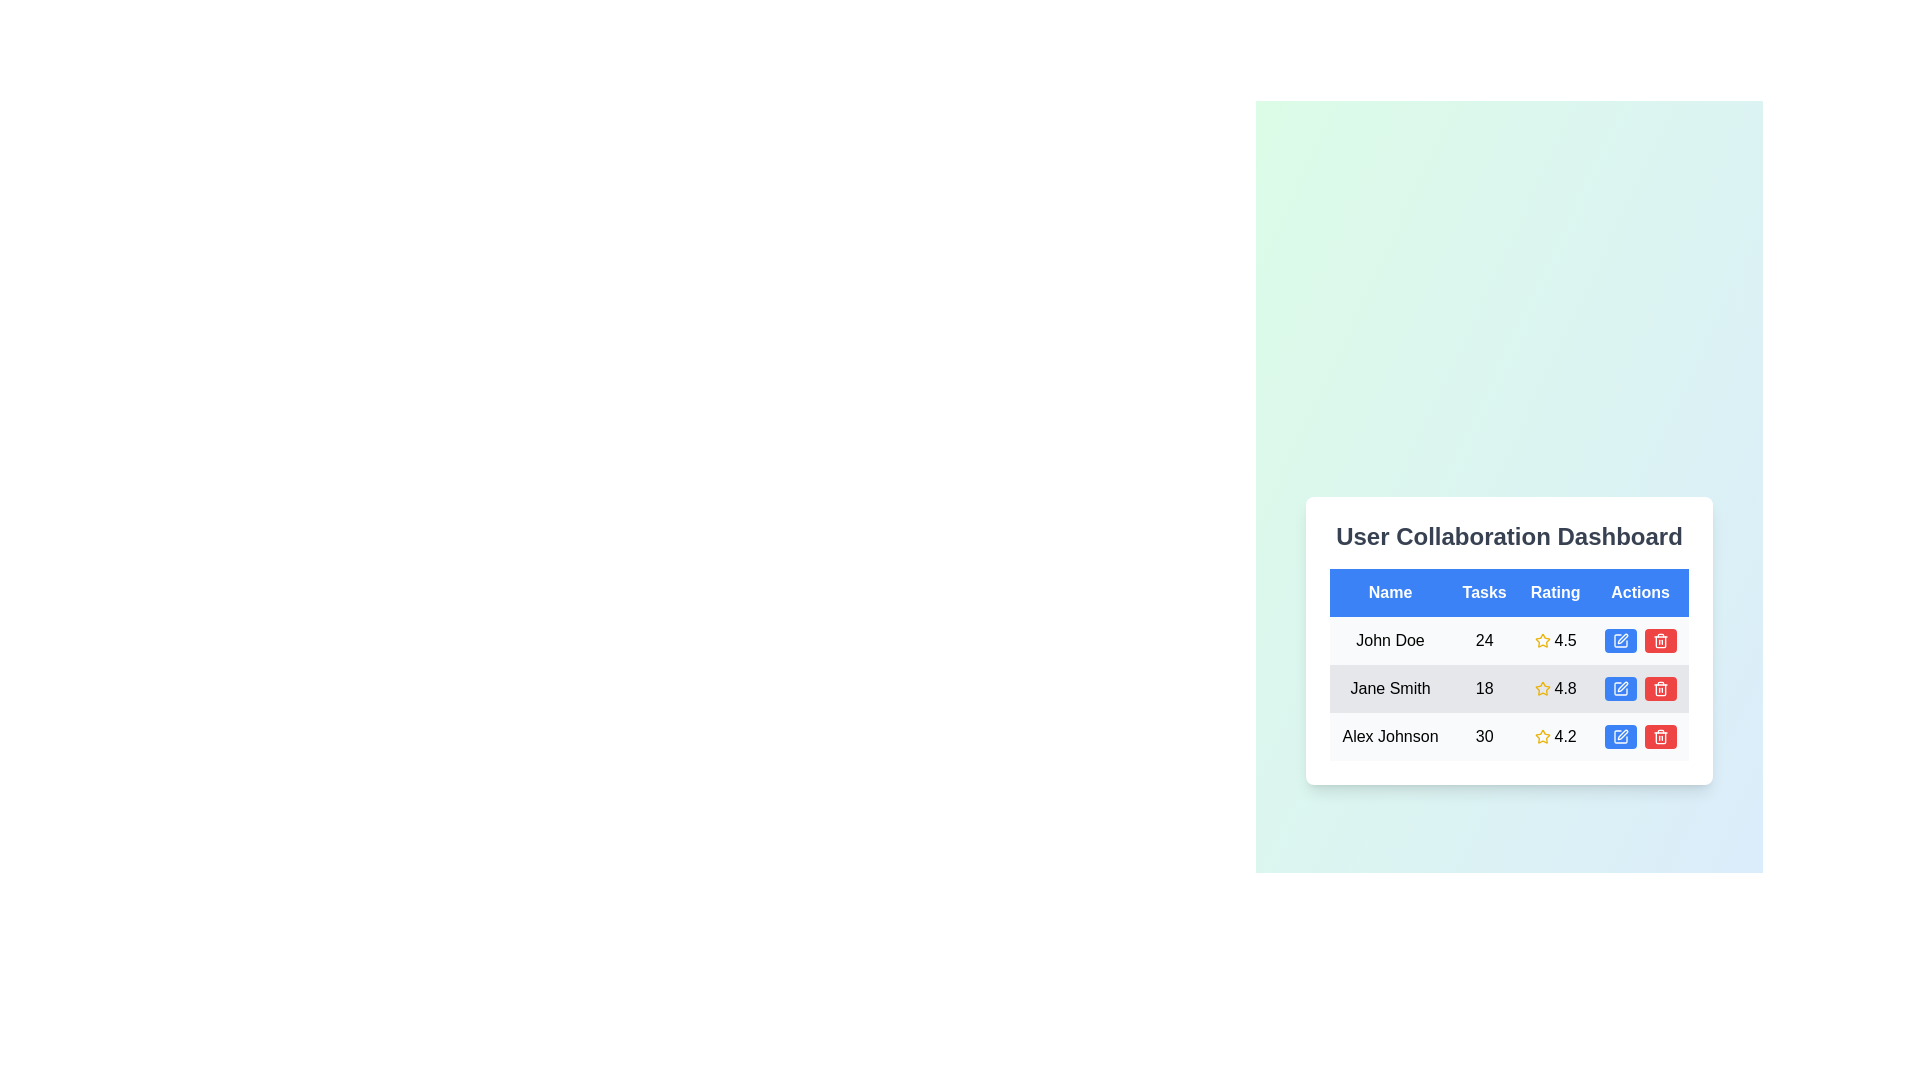 Image resolution: width=1920 pixels, height=1080 pixels. What do you see at coordinates (1554, 688) in the screenshot?
I see `the Text with an icon (star) in the 'Rating' column of the 'User Collaboration Dashboard' for 'Jane Smith' in the second row` at bounding box center [1554, 688].